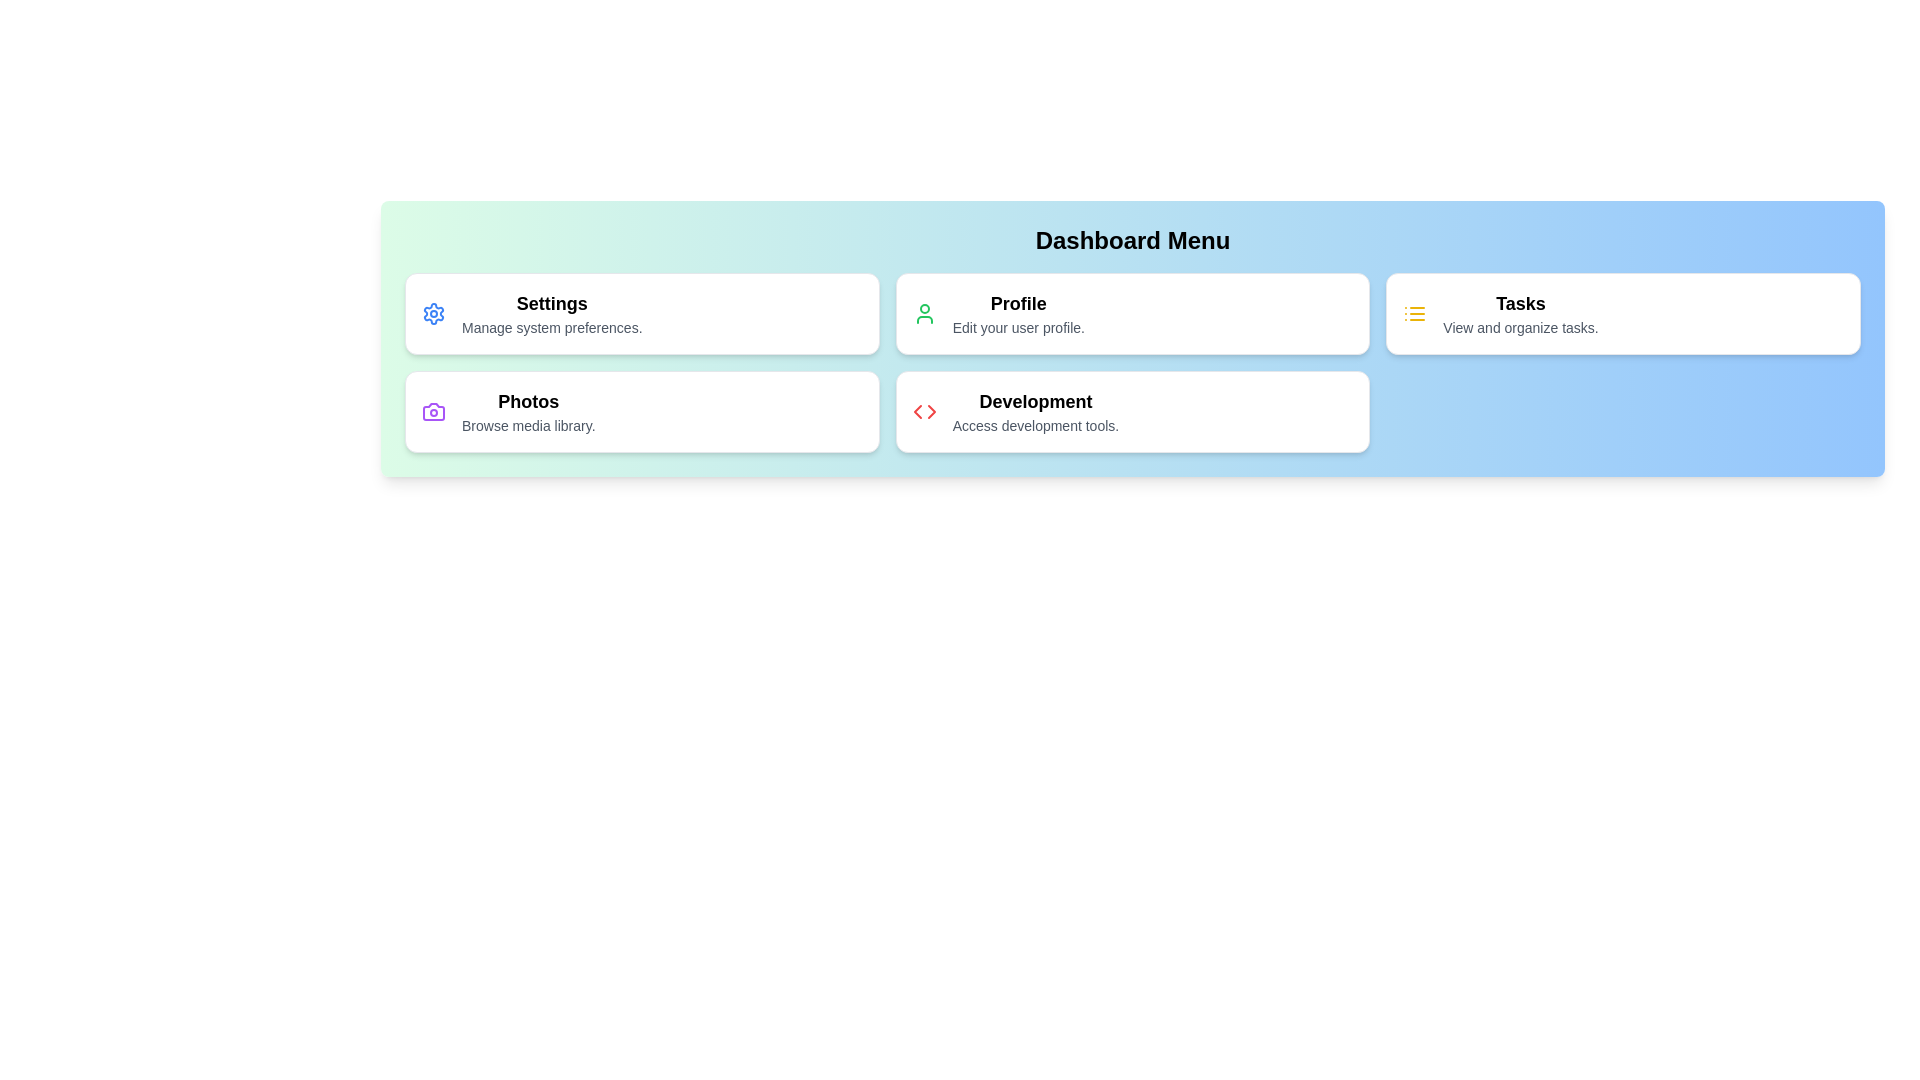 The image size is (1920, 1080). What do you see at coordinates (1623, 313) in the screenshot?
I see `the menu item labeled Tasks to navigate to its associated functionality` at bounding box center [1623, 313].